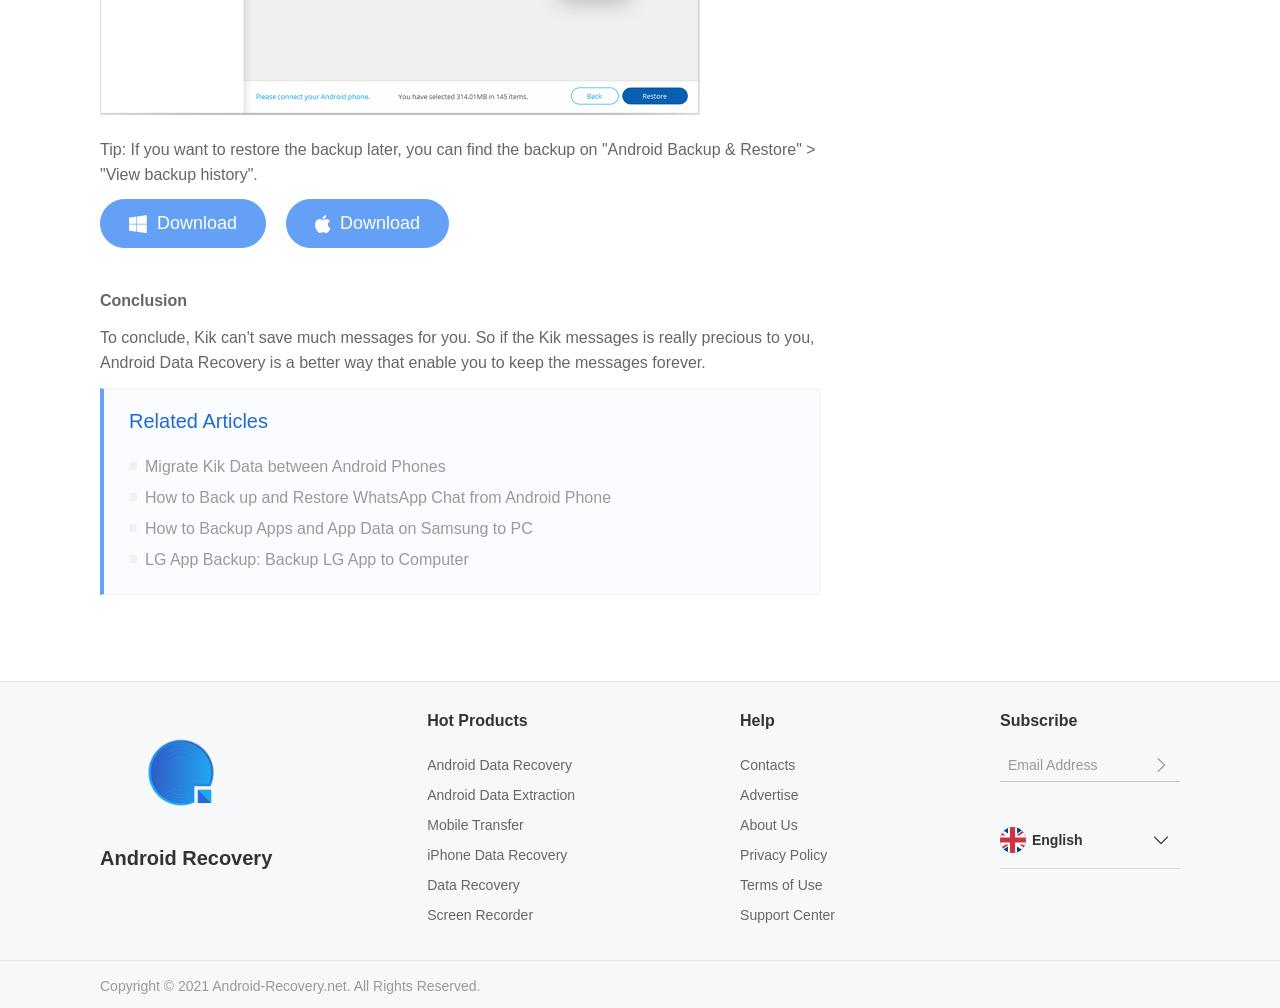  What do you see at coordinates (1055, 838) in the screenshot?
I see `'English'` at bounding box center [1055, 838].